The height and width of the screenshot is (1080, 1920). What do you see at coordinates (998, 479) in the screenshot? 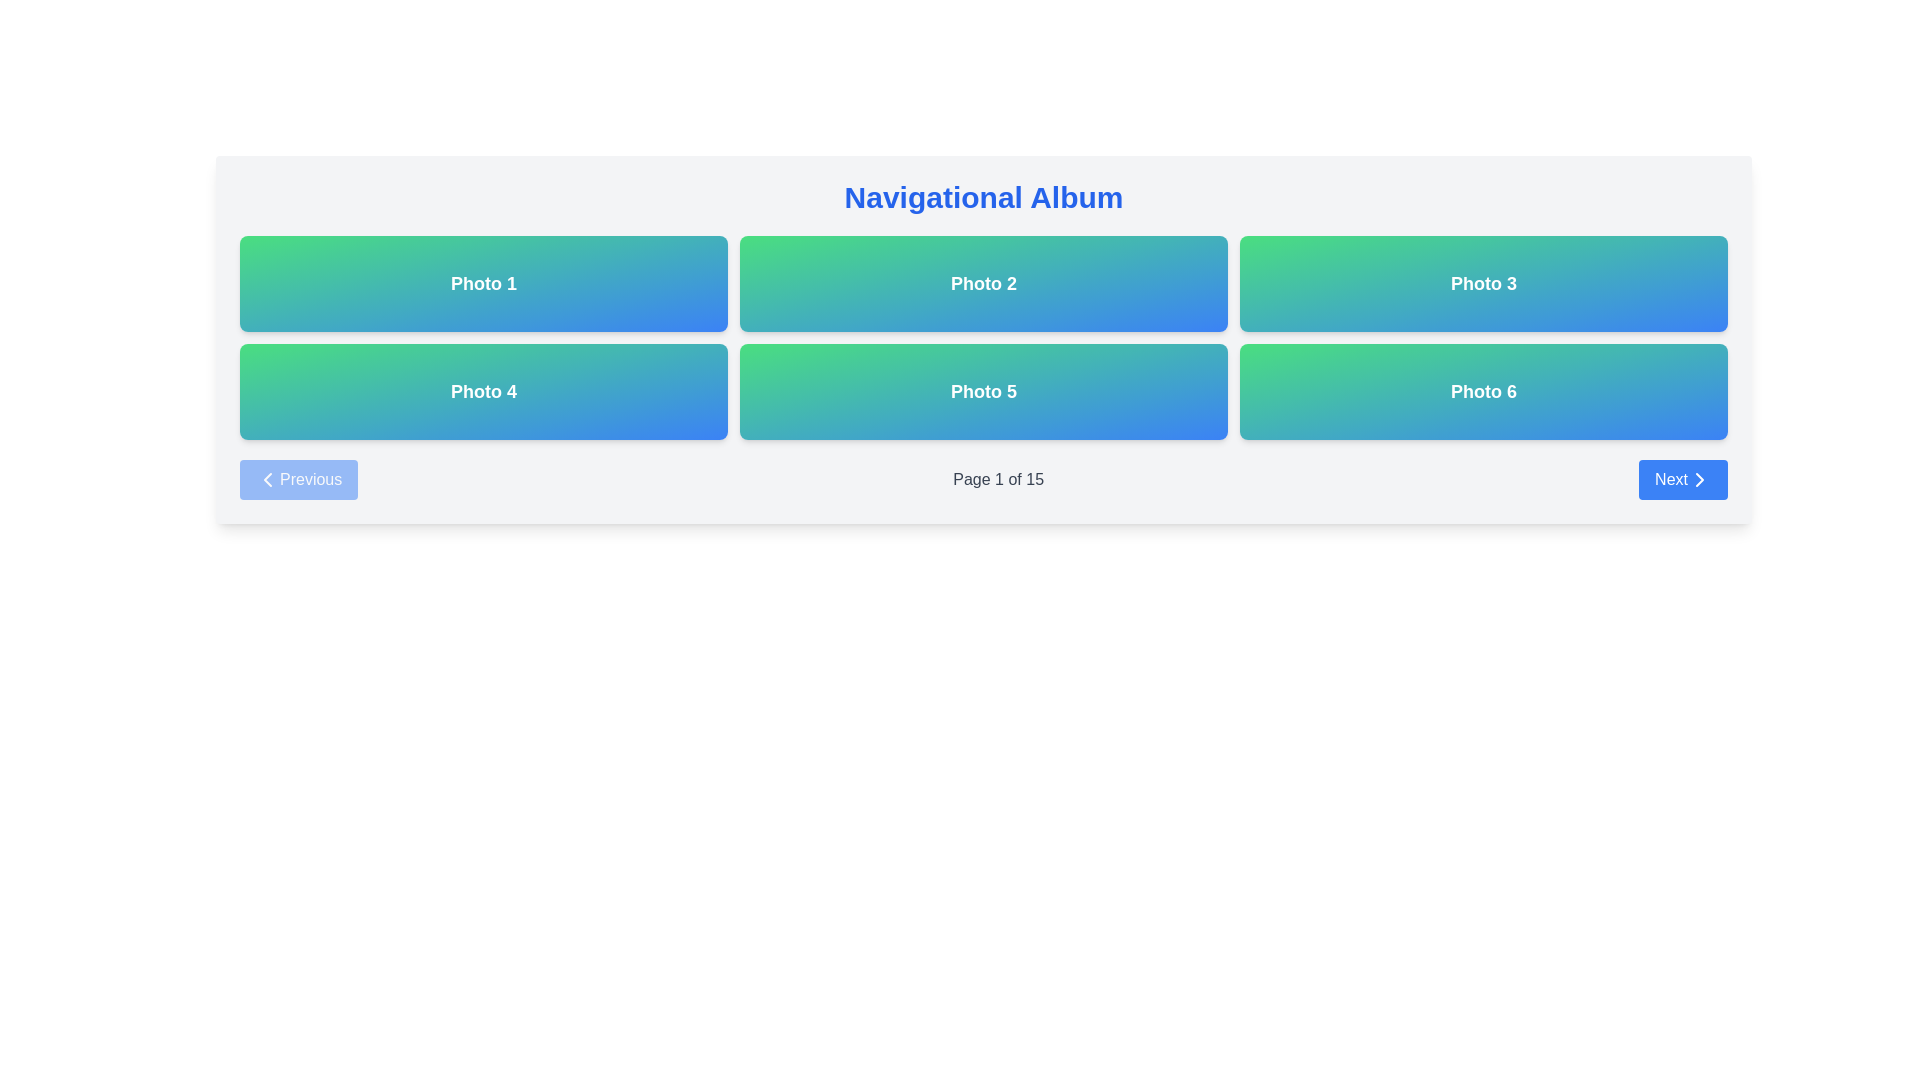
I see `the text display component that indicates 'Page 1 of 15', which is centrally located in the navigation section and styled in medium weight gray sans-serif font against a white background` at bounding box center [998, 479].